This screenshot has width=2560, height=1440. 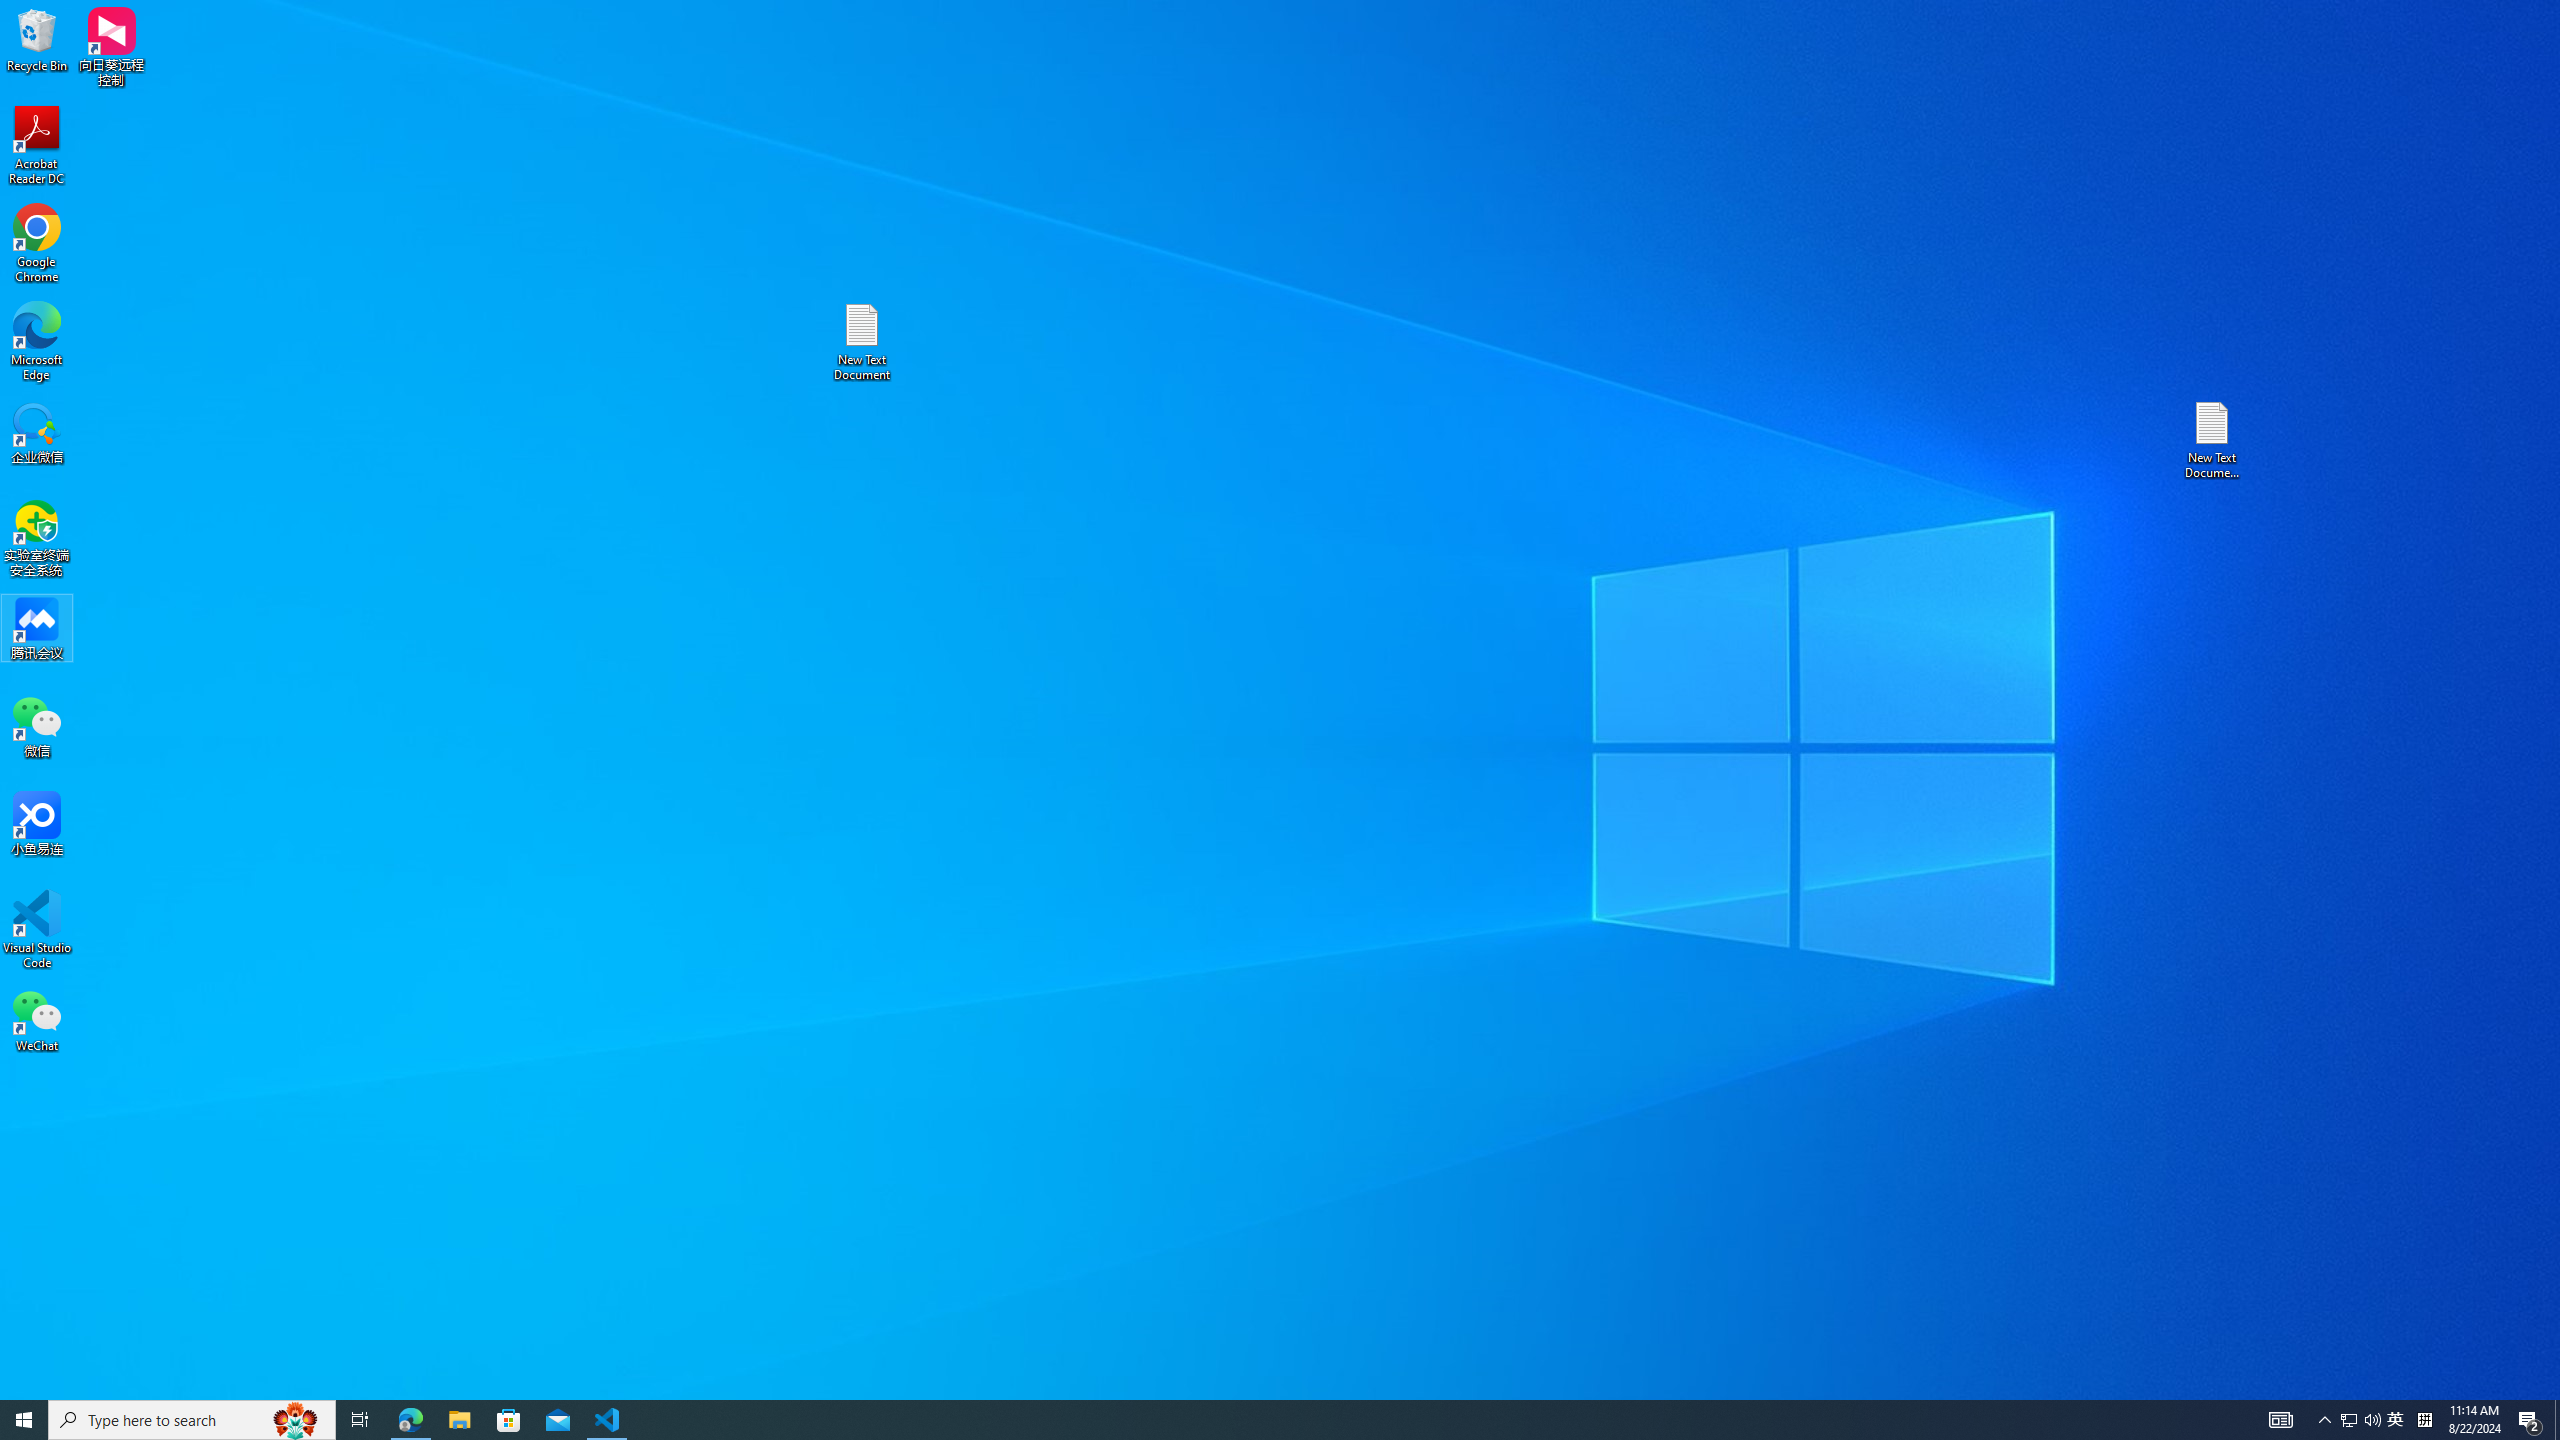 What do you see at coordinates (36, 145) in the screenshot?
I see `'Acrobat Reader DC'` at bounding box center [36, 145].